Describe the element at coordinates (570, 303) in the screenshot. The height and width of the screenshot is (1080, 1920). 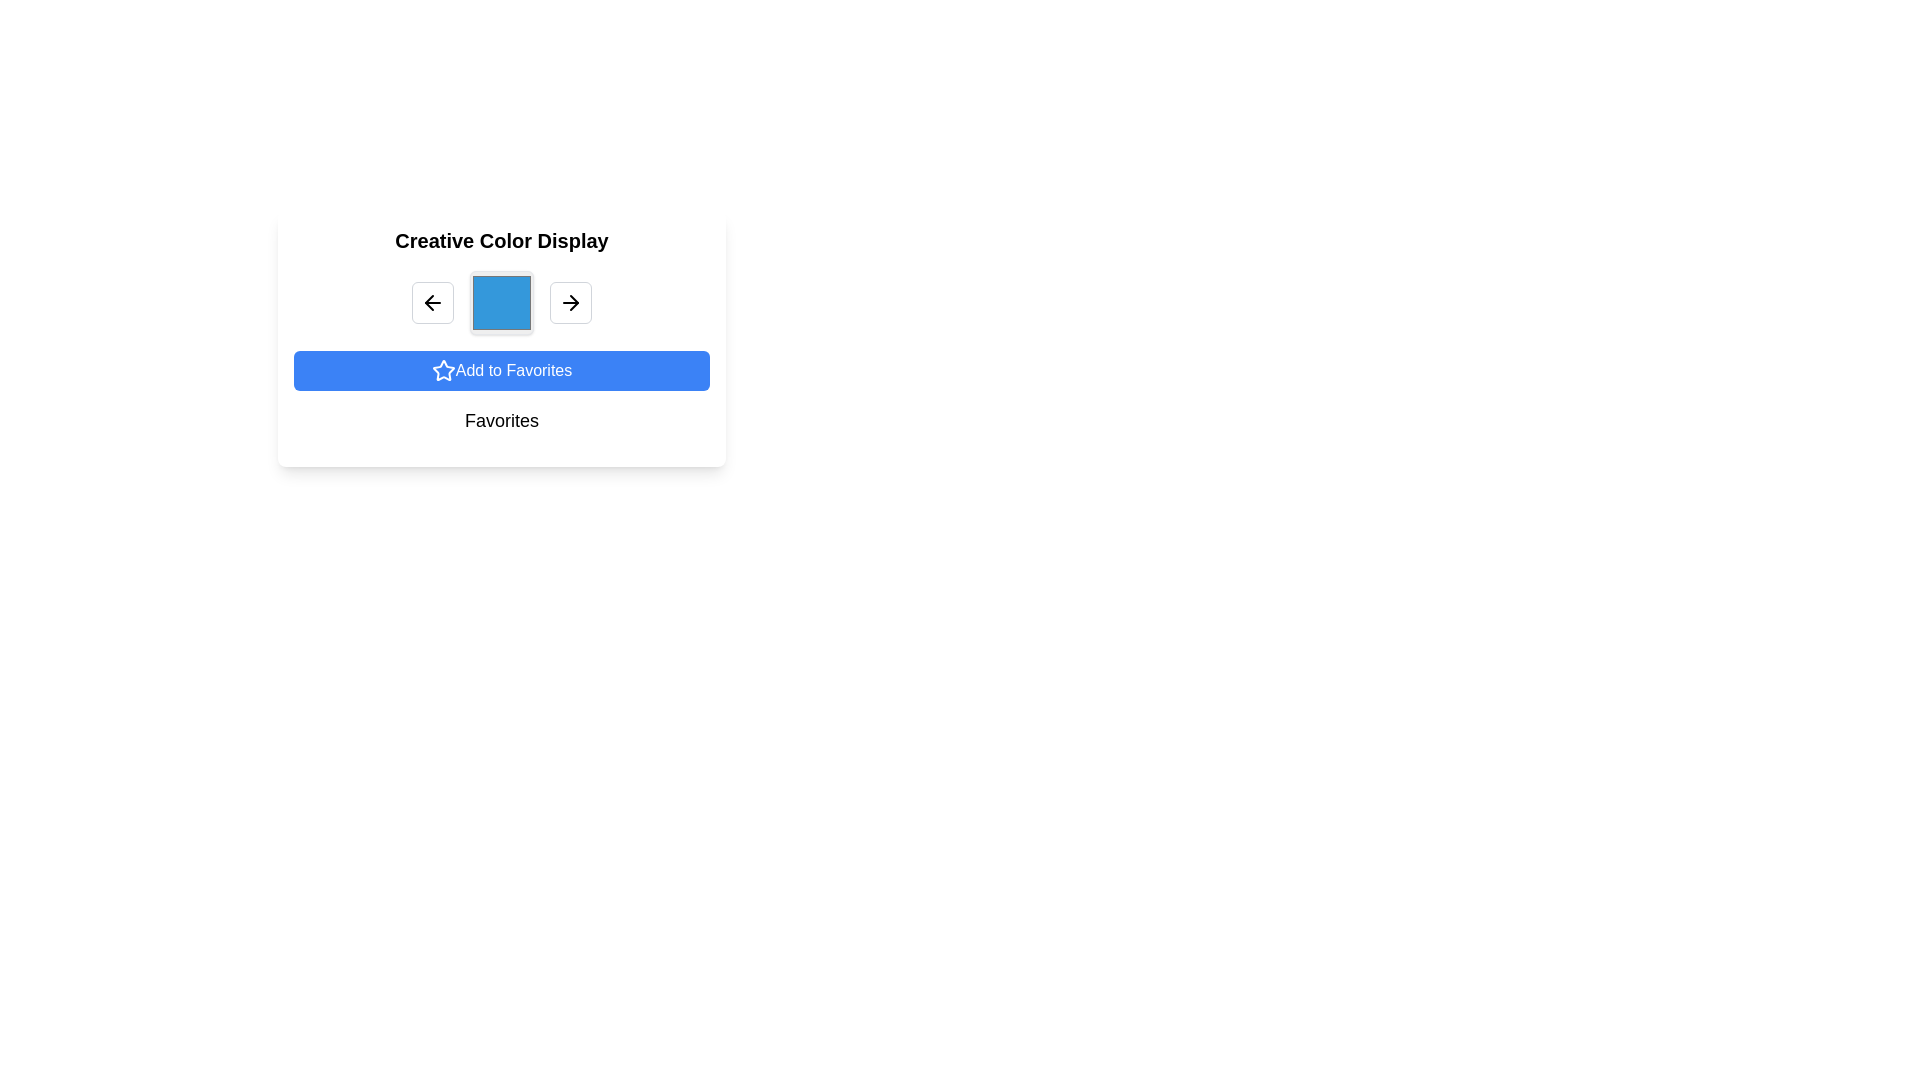
I see `the square button with rounded corners and a right-pointing arrow icon` at that location.